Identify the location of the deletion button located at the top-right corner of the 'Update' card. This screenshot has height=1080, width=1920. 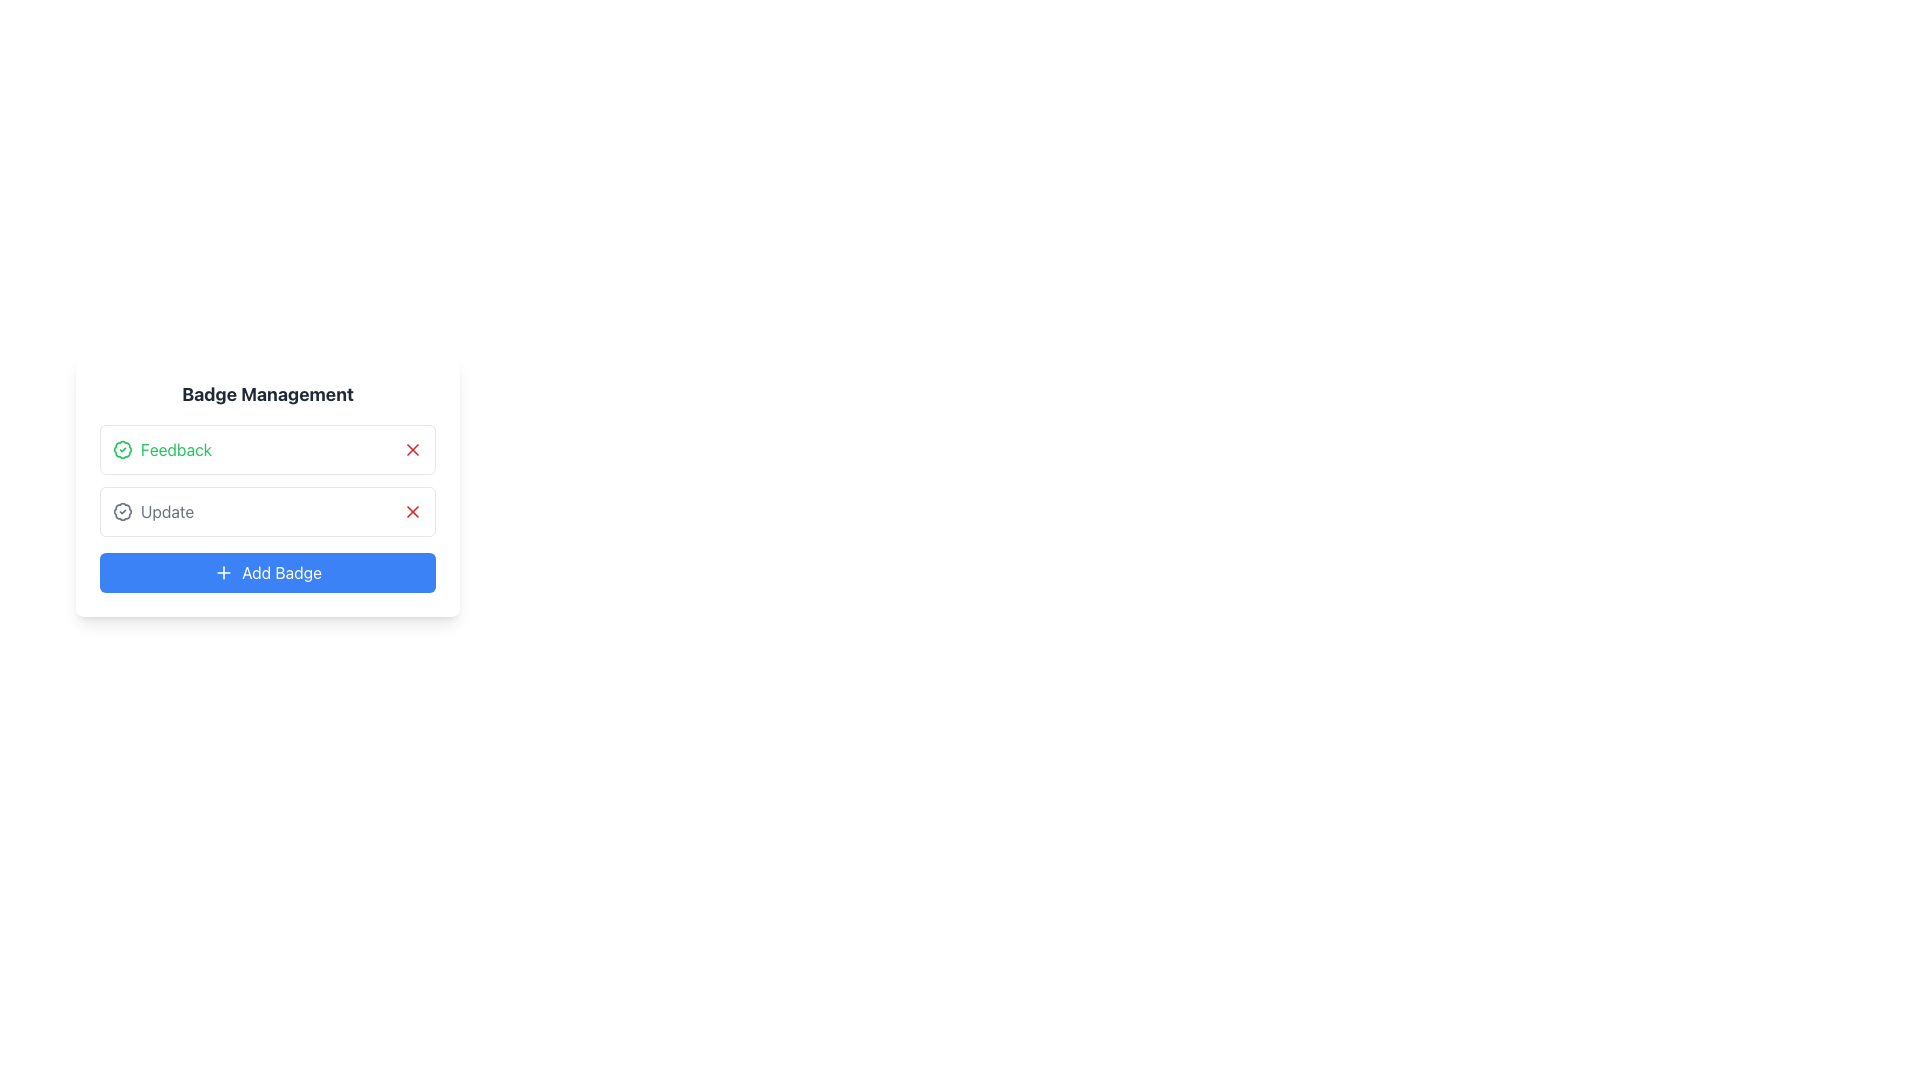
(411, 511).